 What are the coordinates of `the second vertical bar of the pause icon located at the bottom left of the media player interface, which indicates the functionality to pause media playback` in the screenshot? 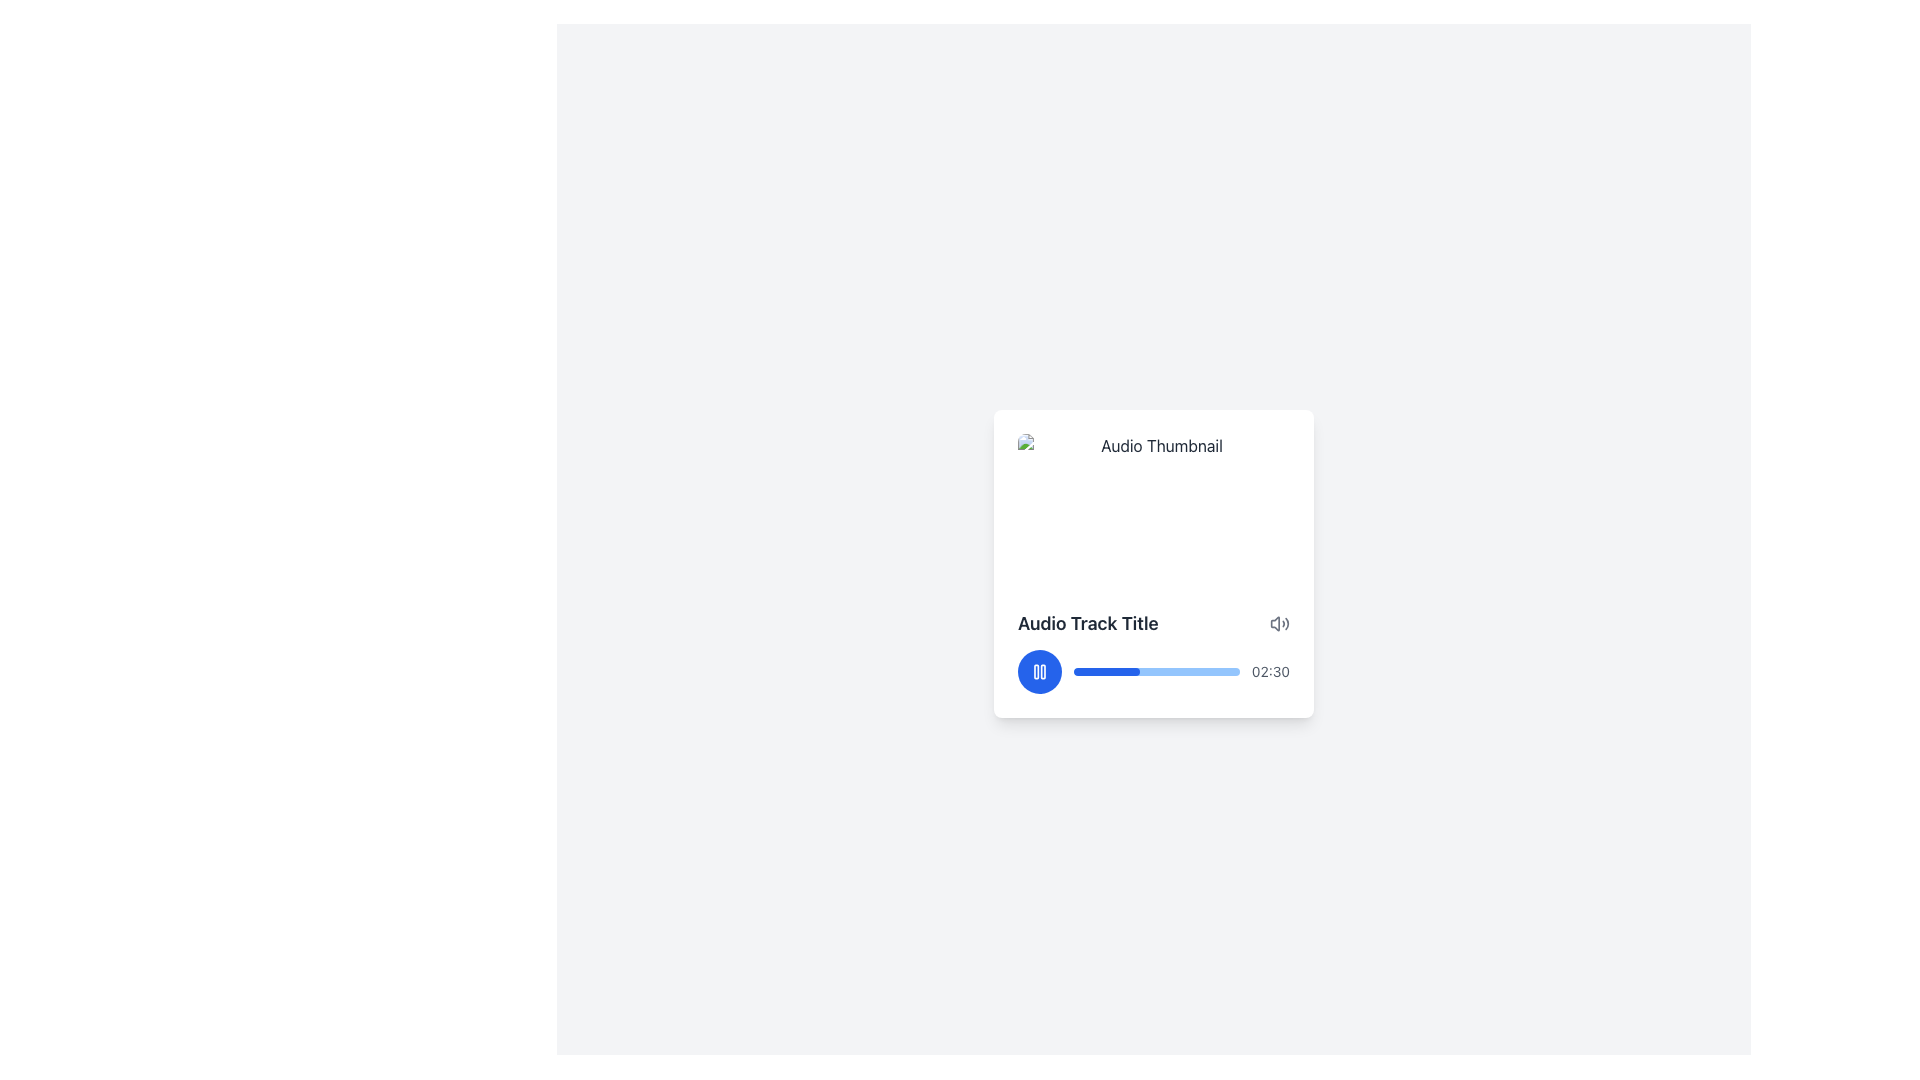 It's located at (1042, 671).